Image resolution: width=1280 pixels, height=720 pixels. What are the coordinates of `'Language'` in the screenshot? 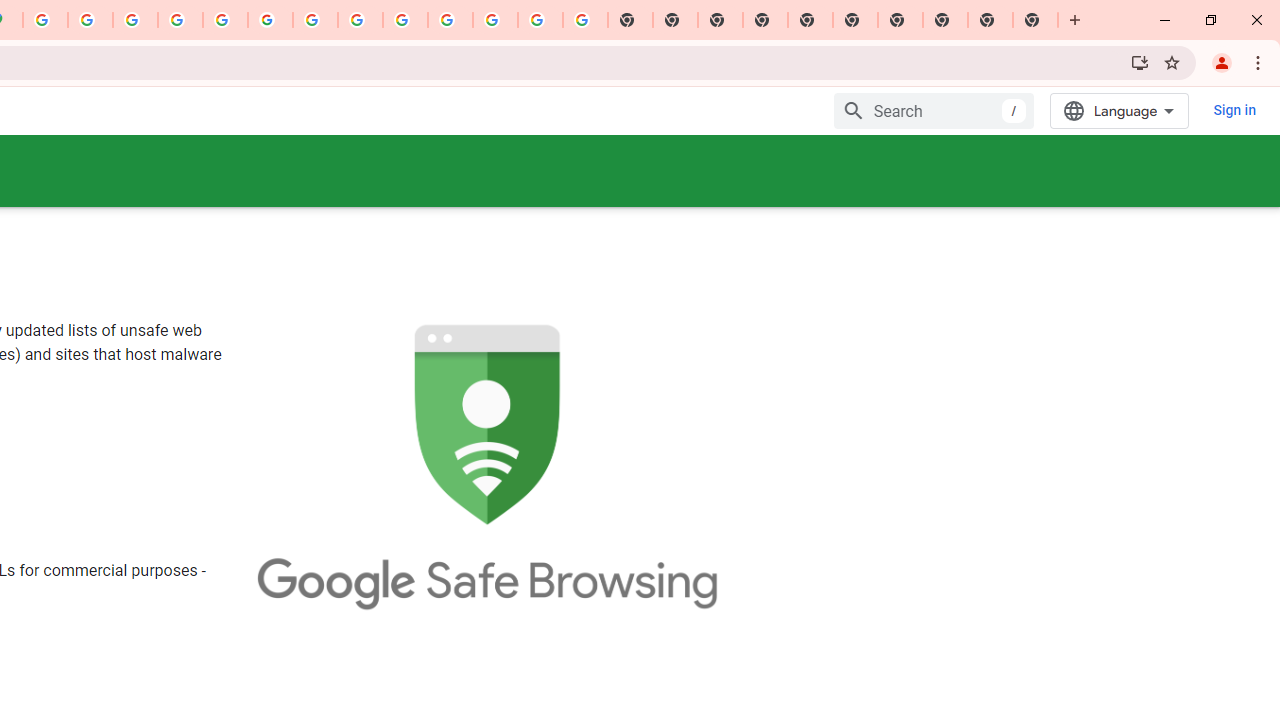 It's located at (1120, 110).